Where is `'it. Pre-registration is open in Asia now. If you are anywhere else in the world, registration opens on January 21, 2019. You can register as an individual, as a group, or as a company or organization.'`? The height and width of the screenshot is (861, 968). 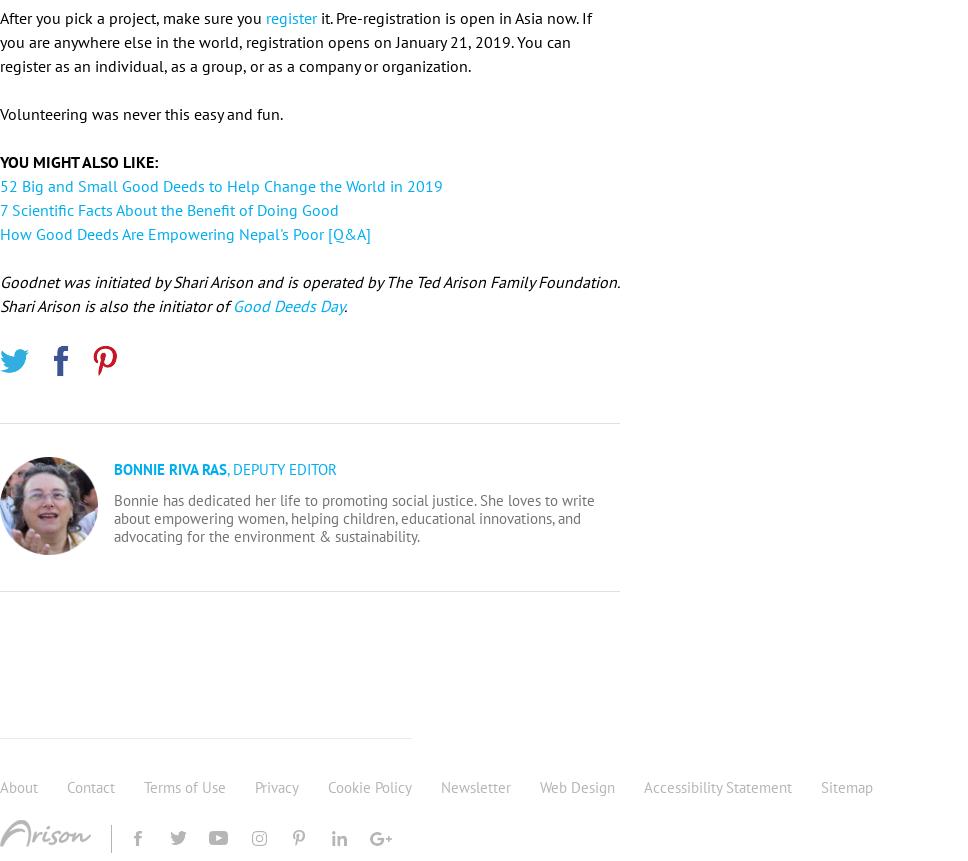 'it. Pre-registration is open in Asia now. If you are anywhere else in the world, registration opens on January 21, 2019. You can register as an individual, as a group, or as a company or organization.' is located at coordinates (0, 40).